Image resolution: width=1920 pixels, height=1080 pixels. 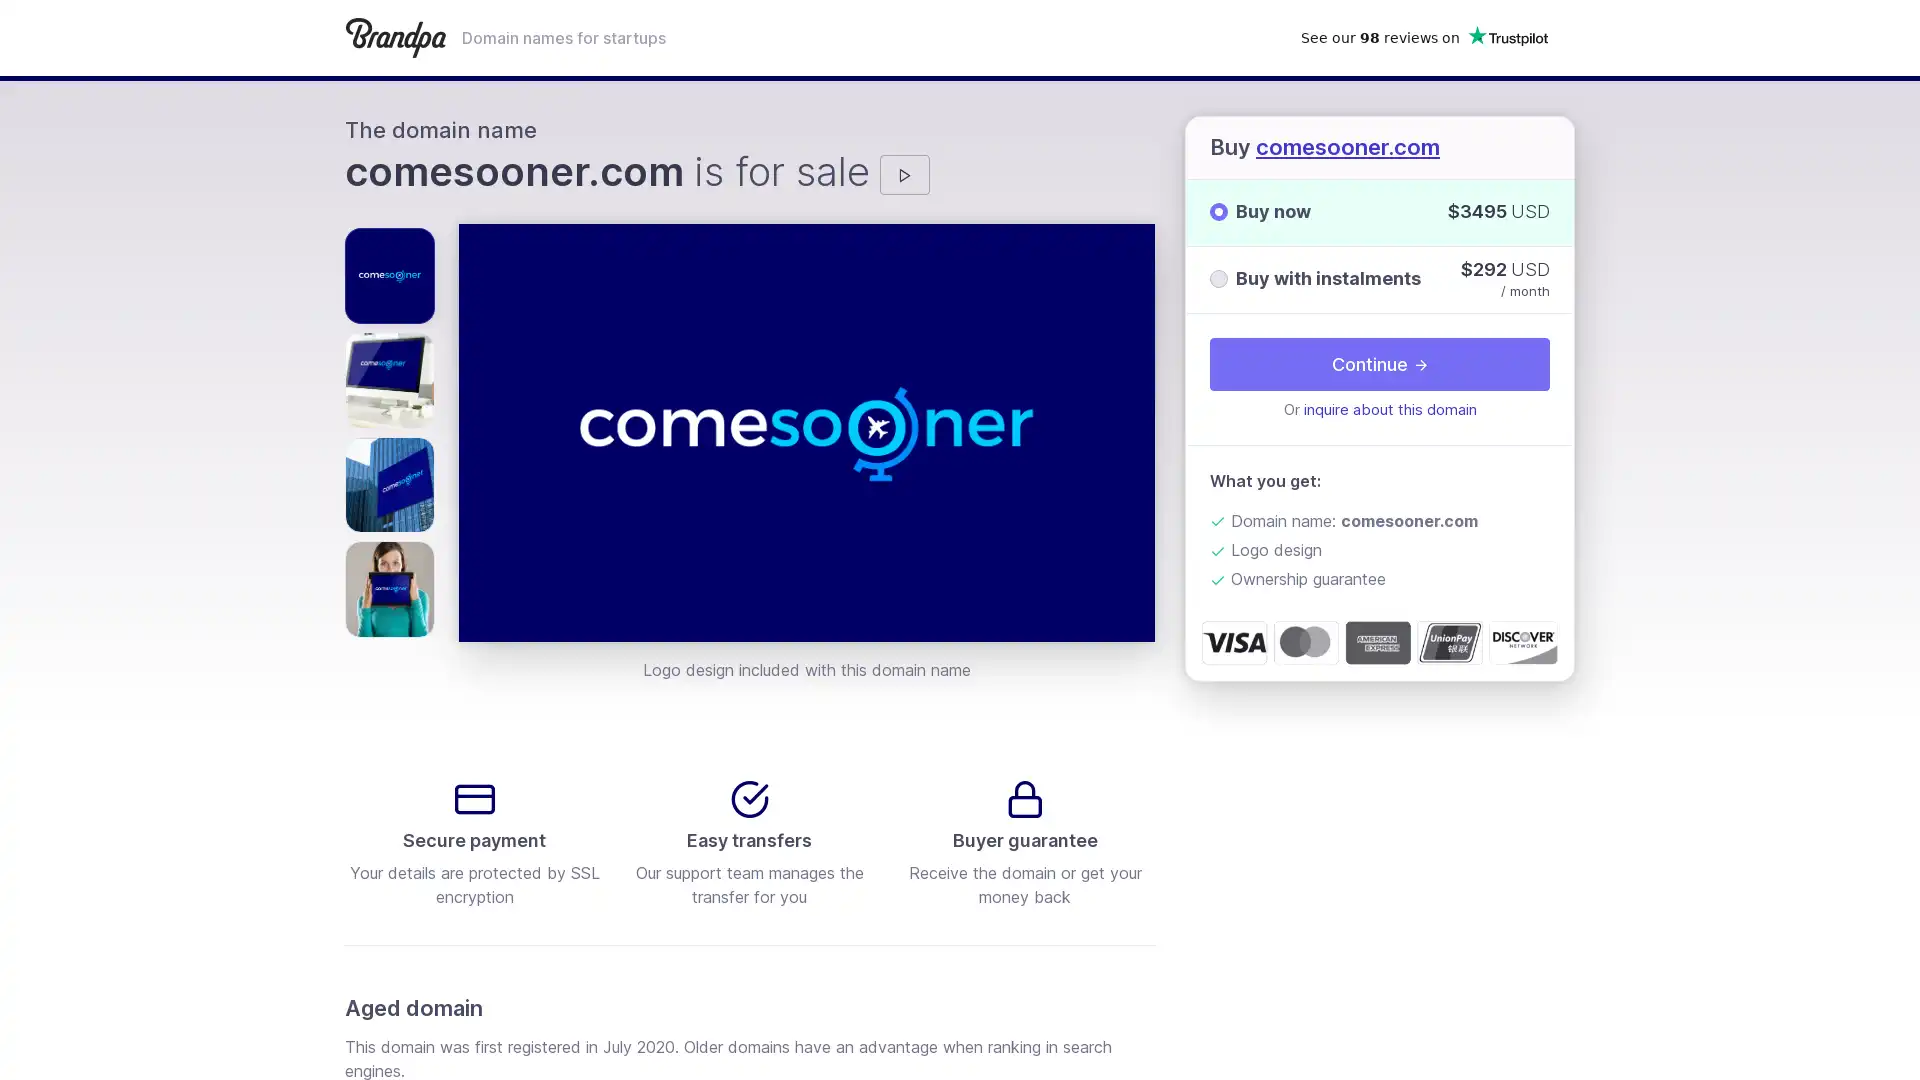 What do you see at coordinates (1379, 278) in the screenshot?
I see `Buy with instalments $292 USD / month` at bounding box center [1379, 278].